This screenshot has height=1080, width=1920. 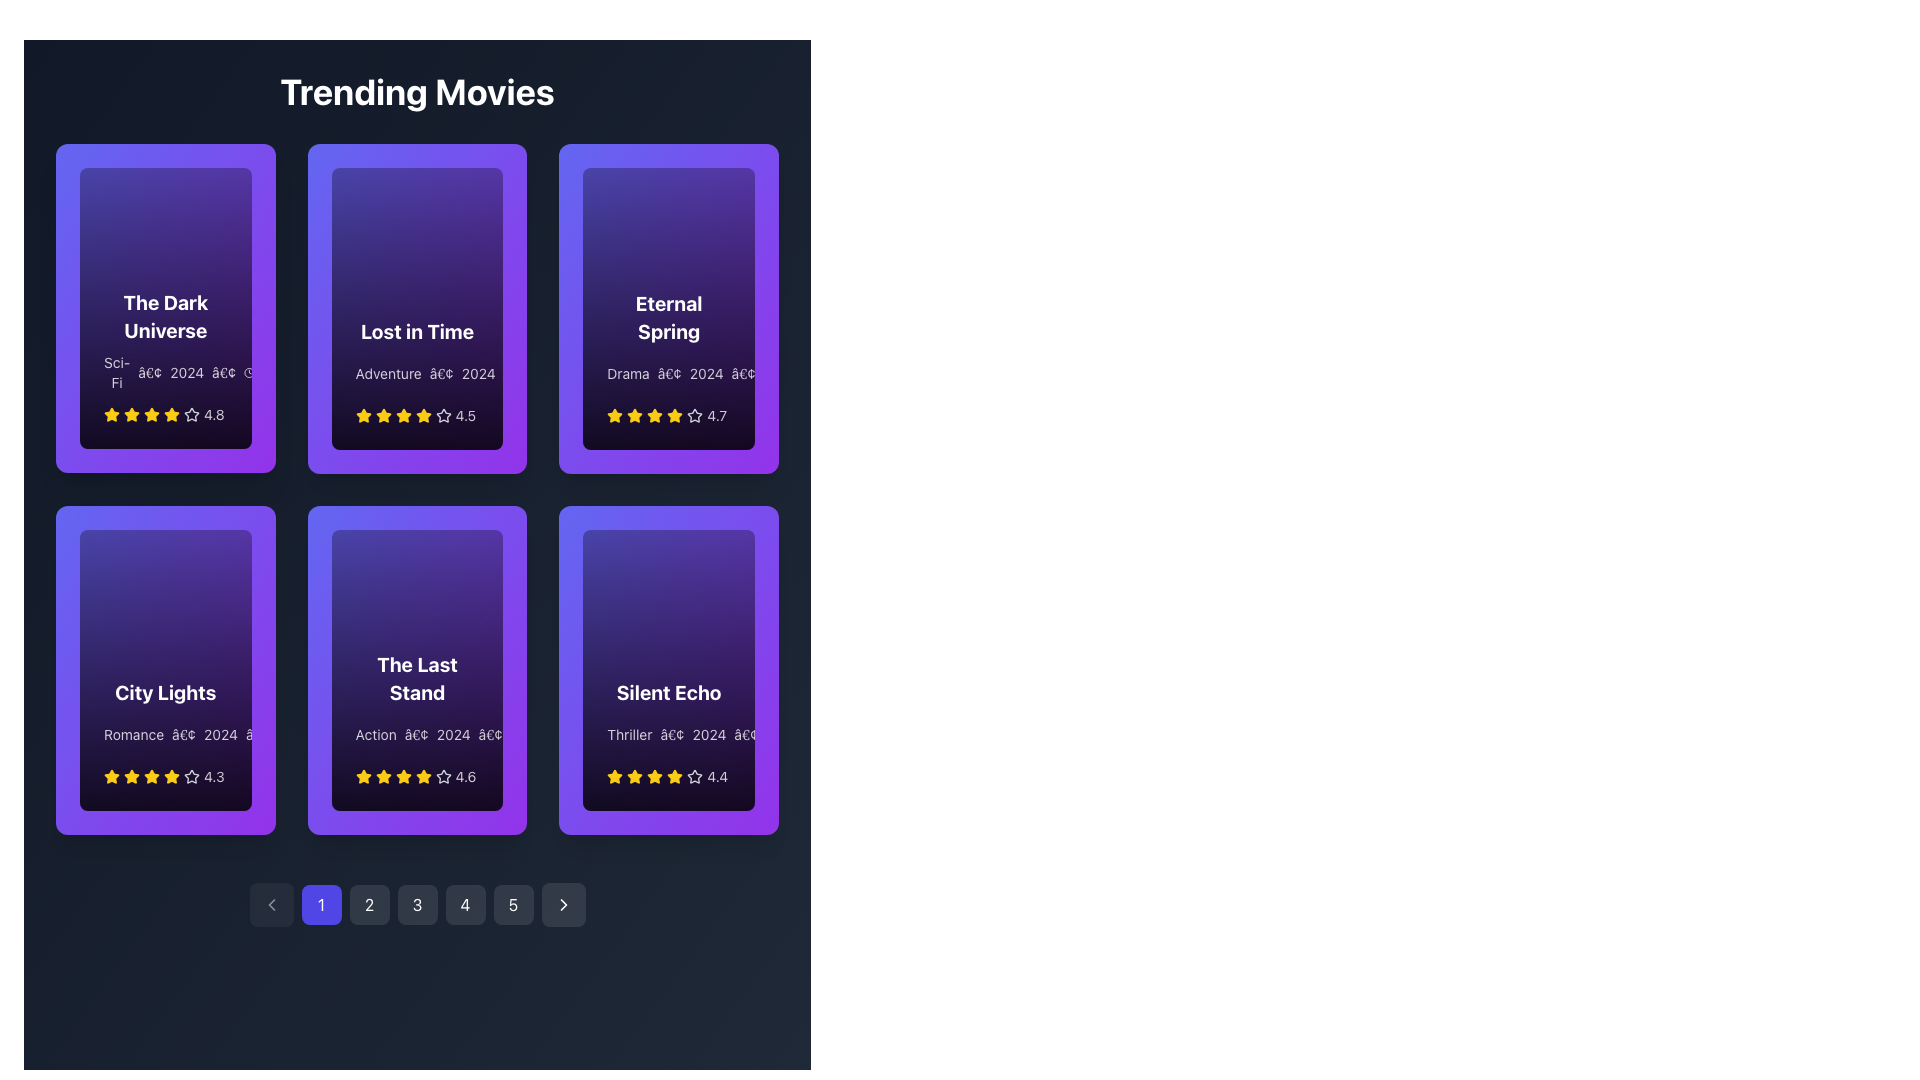 I want to click on the 'City Lights' informational card, which features a purple gradient background and includes the title 'City Lights' in bold white font, descriptive information, and a rating stars line, so click(x=165, y=670).